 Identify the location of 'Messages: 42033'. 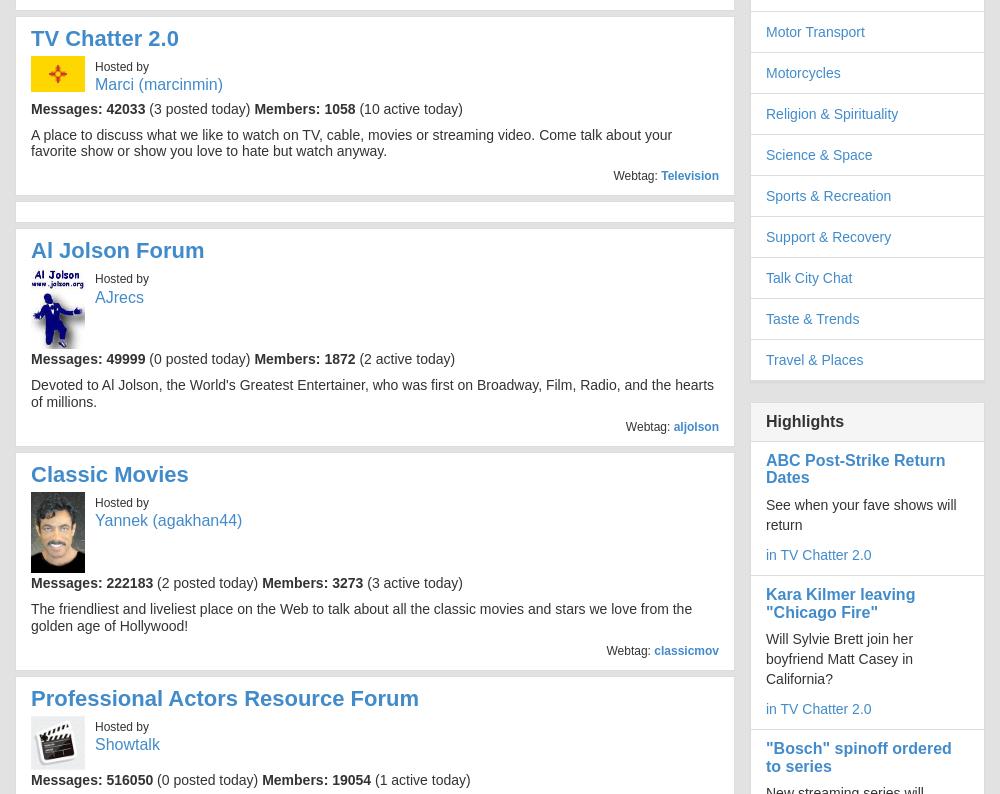
(87, 106).